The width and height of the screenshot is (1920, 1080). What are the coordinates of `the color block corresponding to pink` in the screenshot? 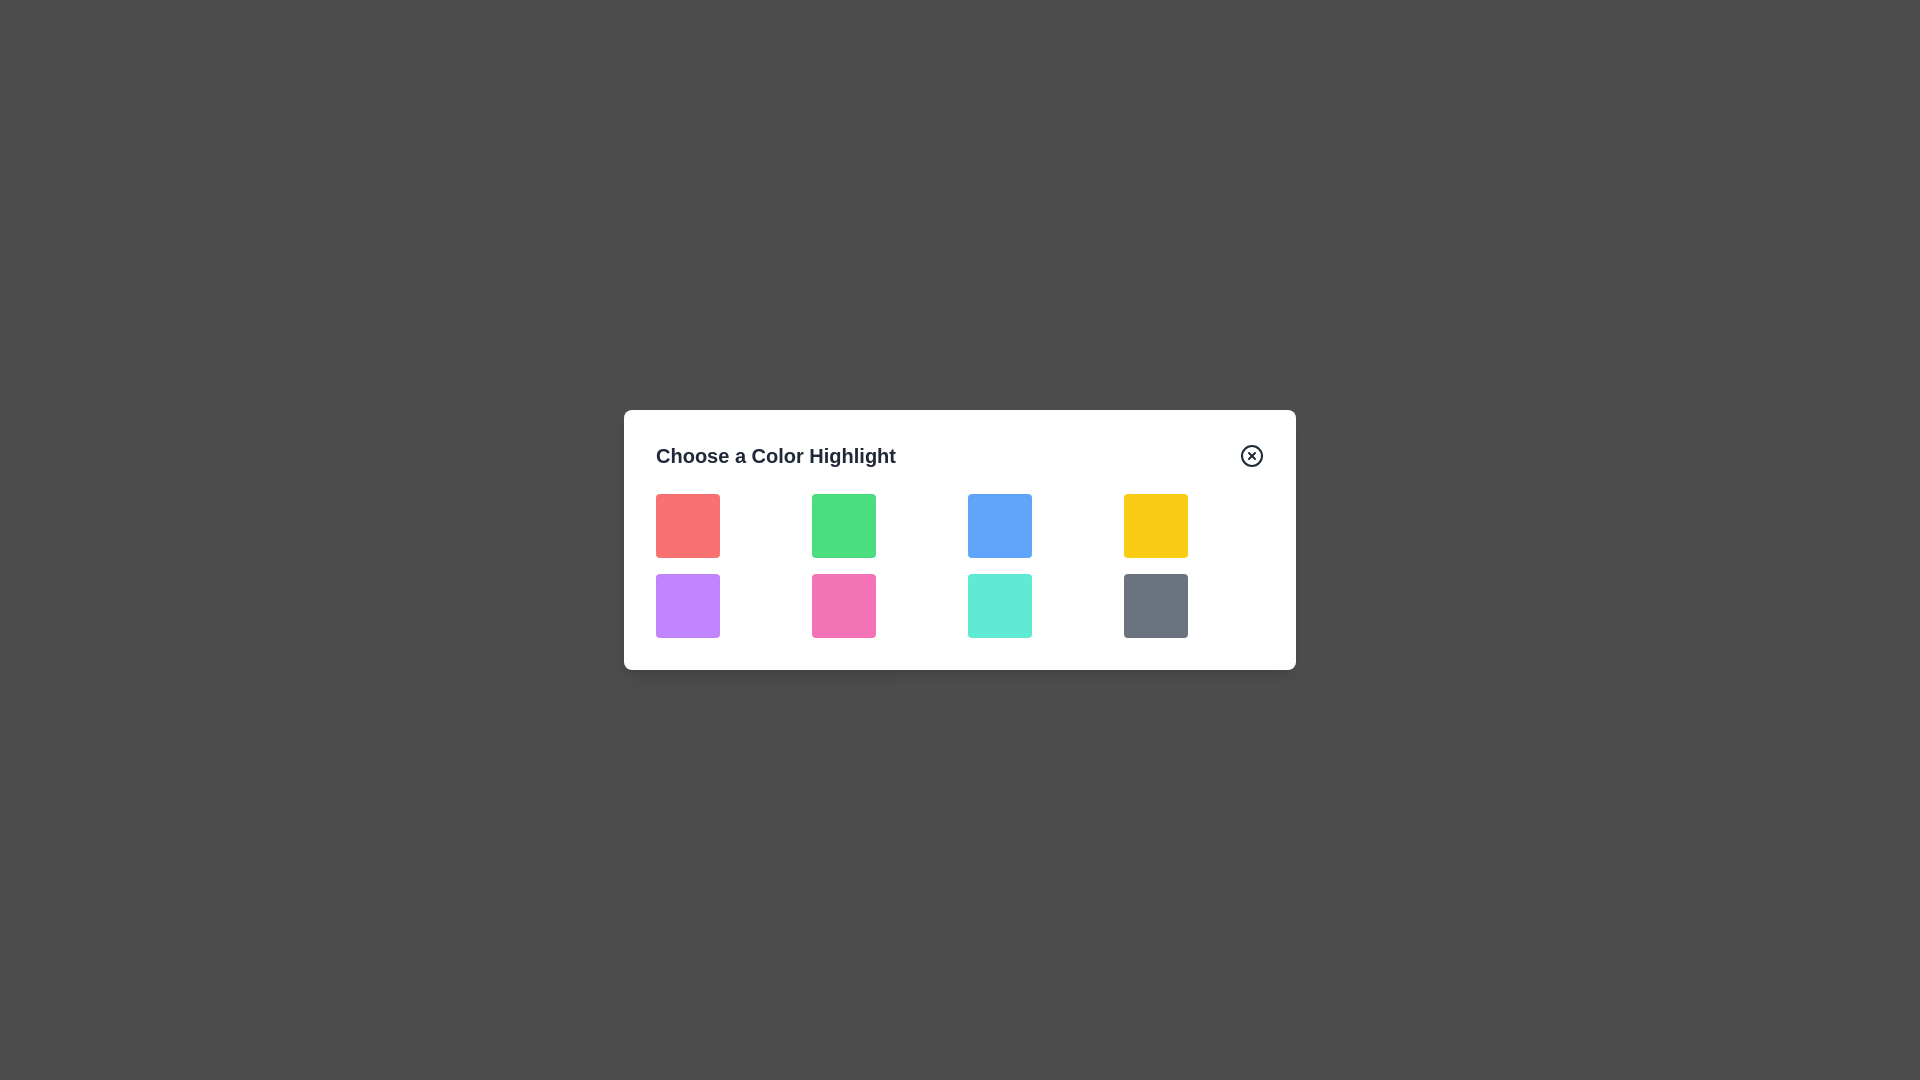 It's located at (844, 604).